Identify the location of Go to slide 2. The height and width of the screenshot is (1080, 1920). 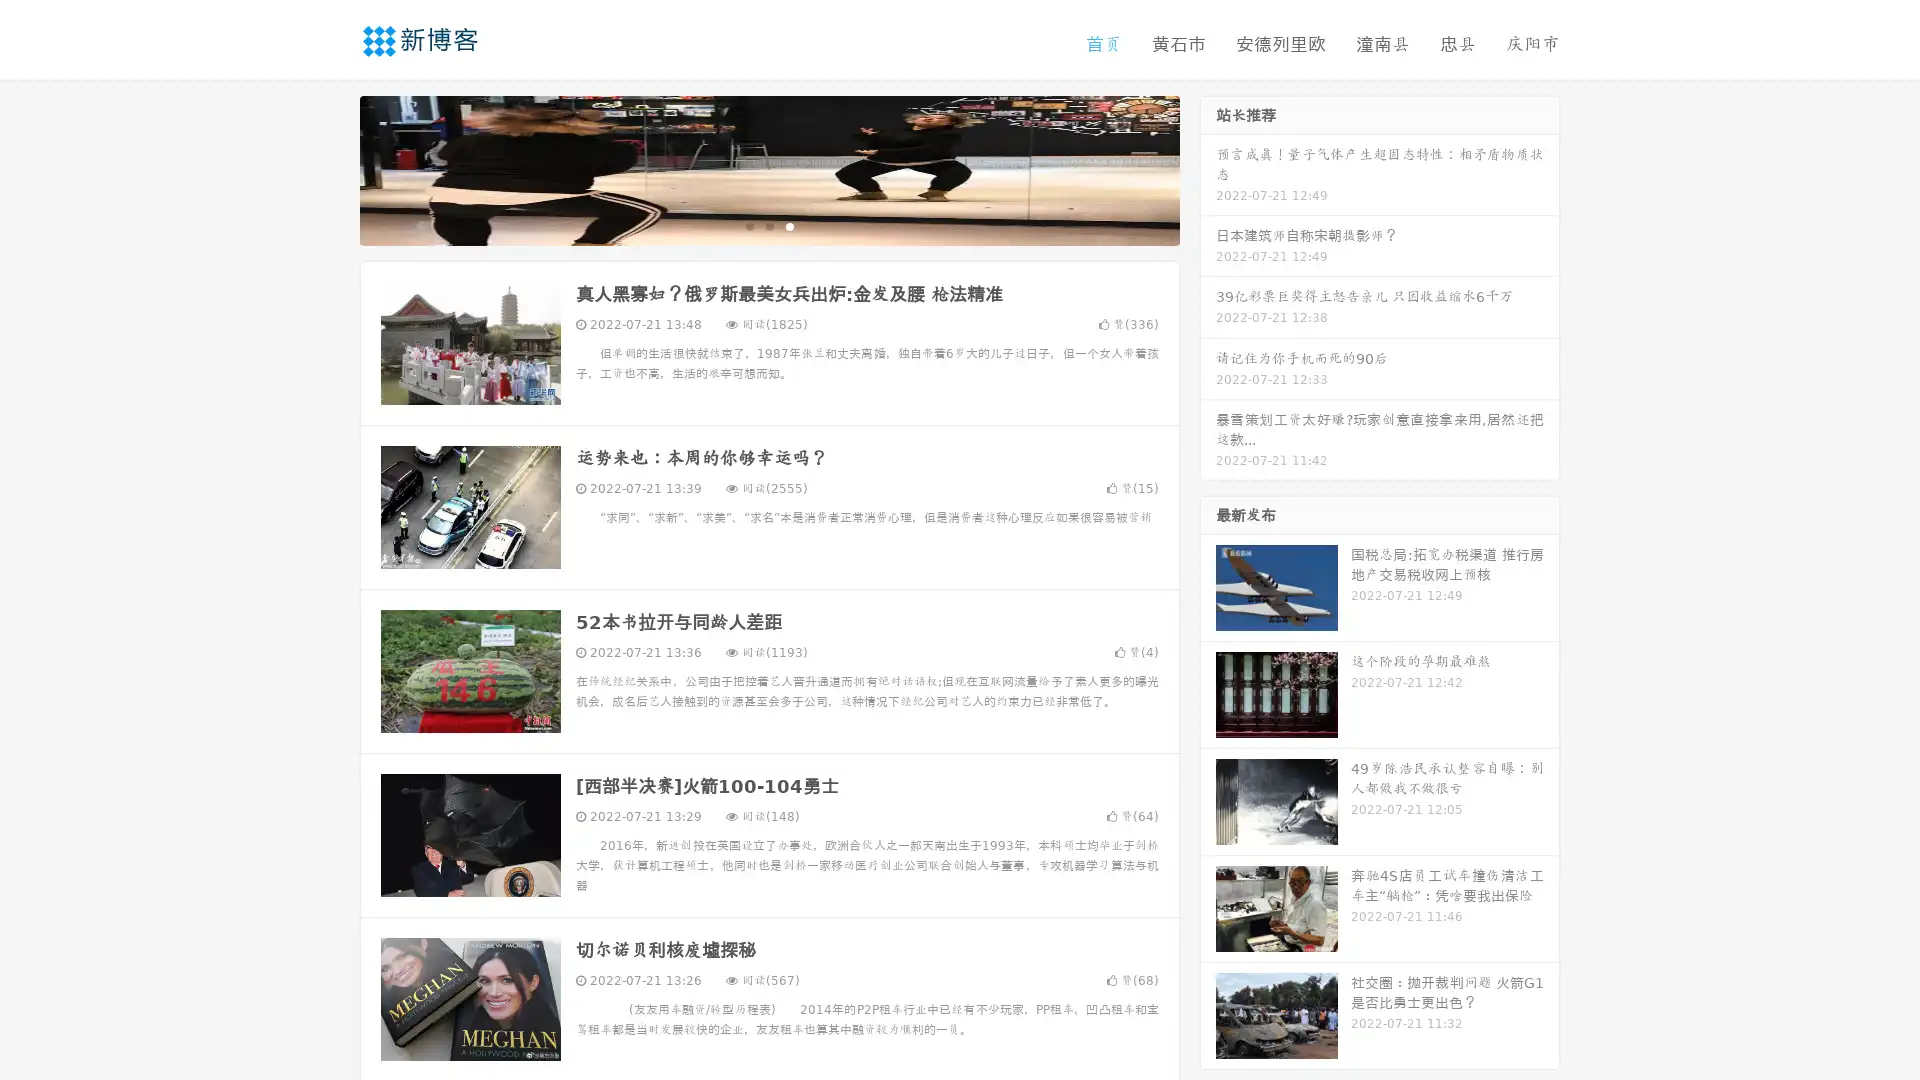
(768, 225).